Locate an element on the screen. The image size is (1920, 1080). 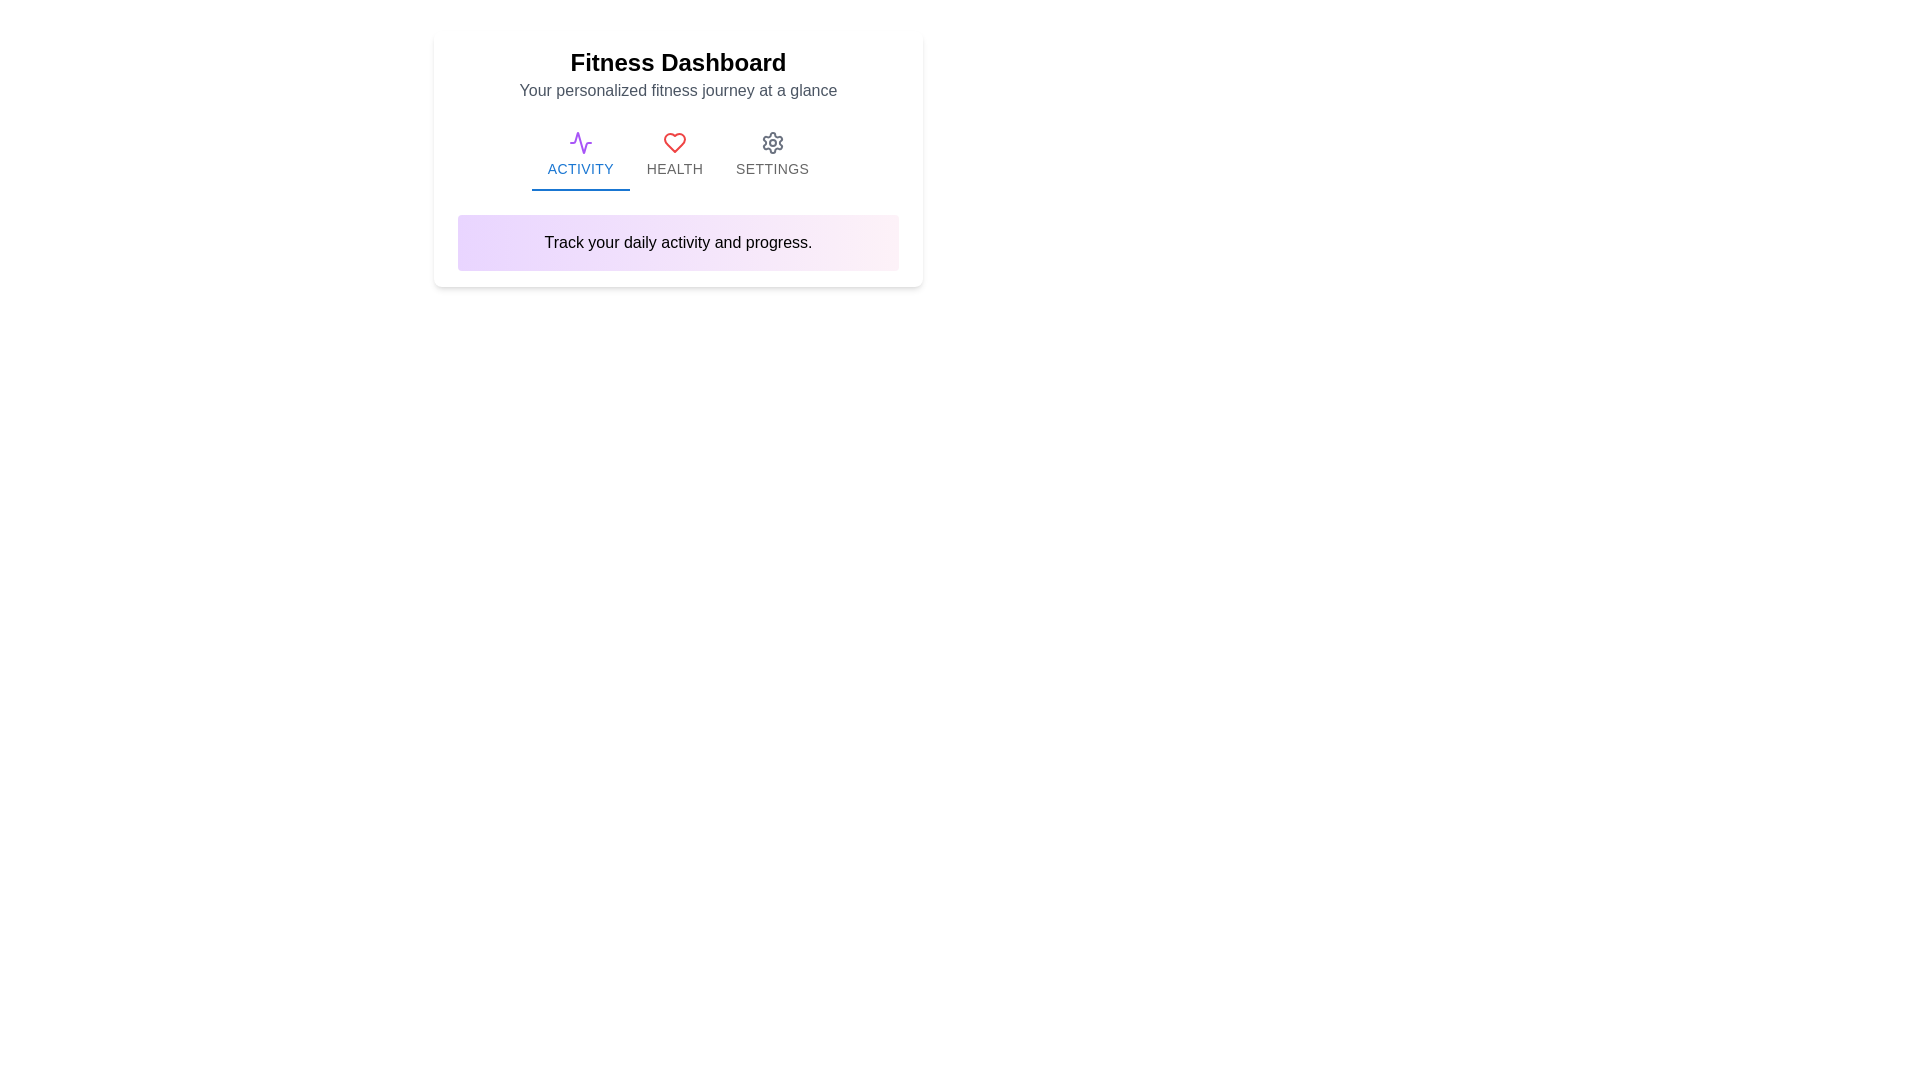
the header labeled 'Fitness Dashboard' which is styled with bold, black text and positioned at the top of the interface is located at coordinates (678, 61).